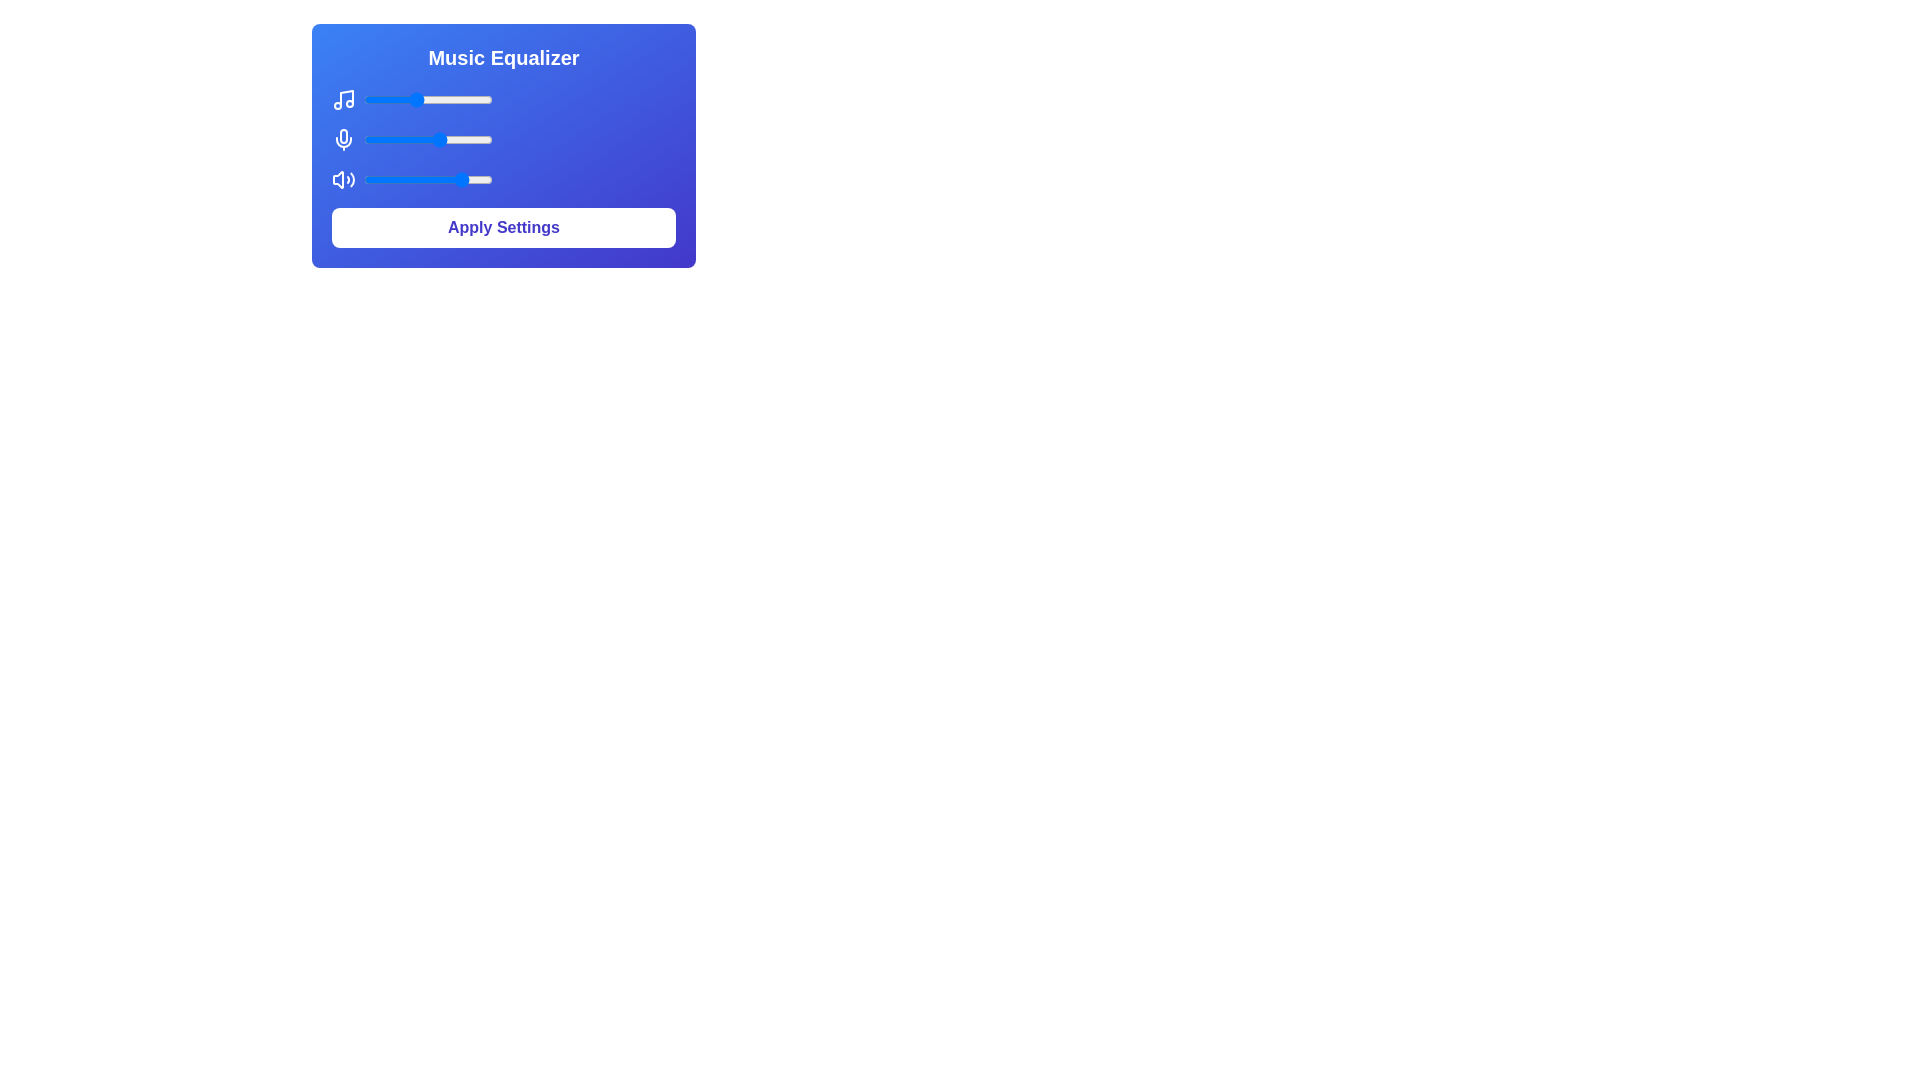  I want to click on the volume, so click(388, 180).